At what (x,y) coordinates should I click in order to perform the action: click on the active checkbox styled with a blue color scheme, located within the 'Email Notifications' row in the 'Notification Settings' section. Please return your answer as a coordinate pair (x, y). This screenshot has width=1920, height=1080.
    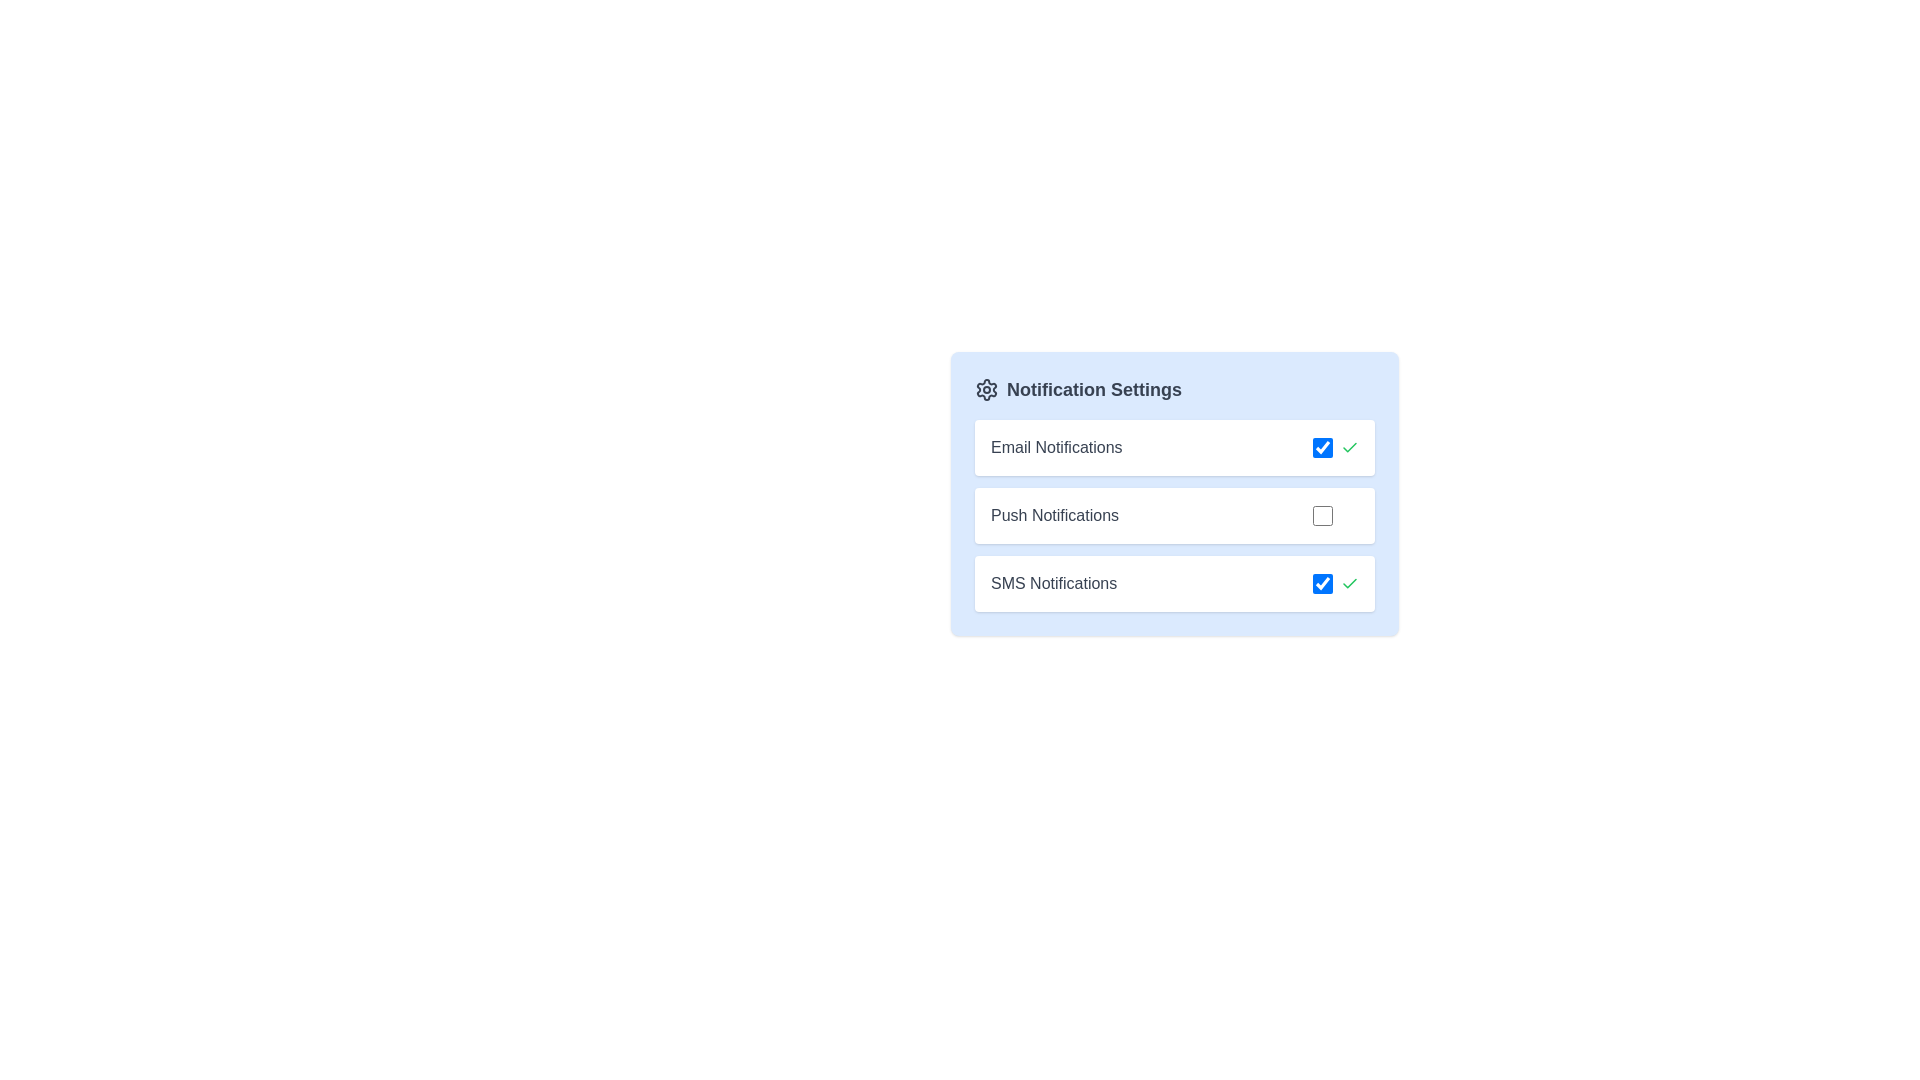
    Looking at the image, I should click on (1323, 446).